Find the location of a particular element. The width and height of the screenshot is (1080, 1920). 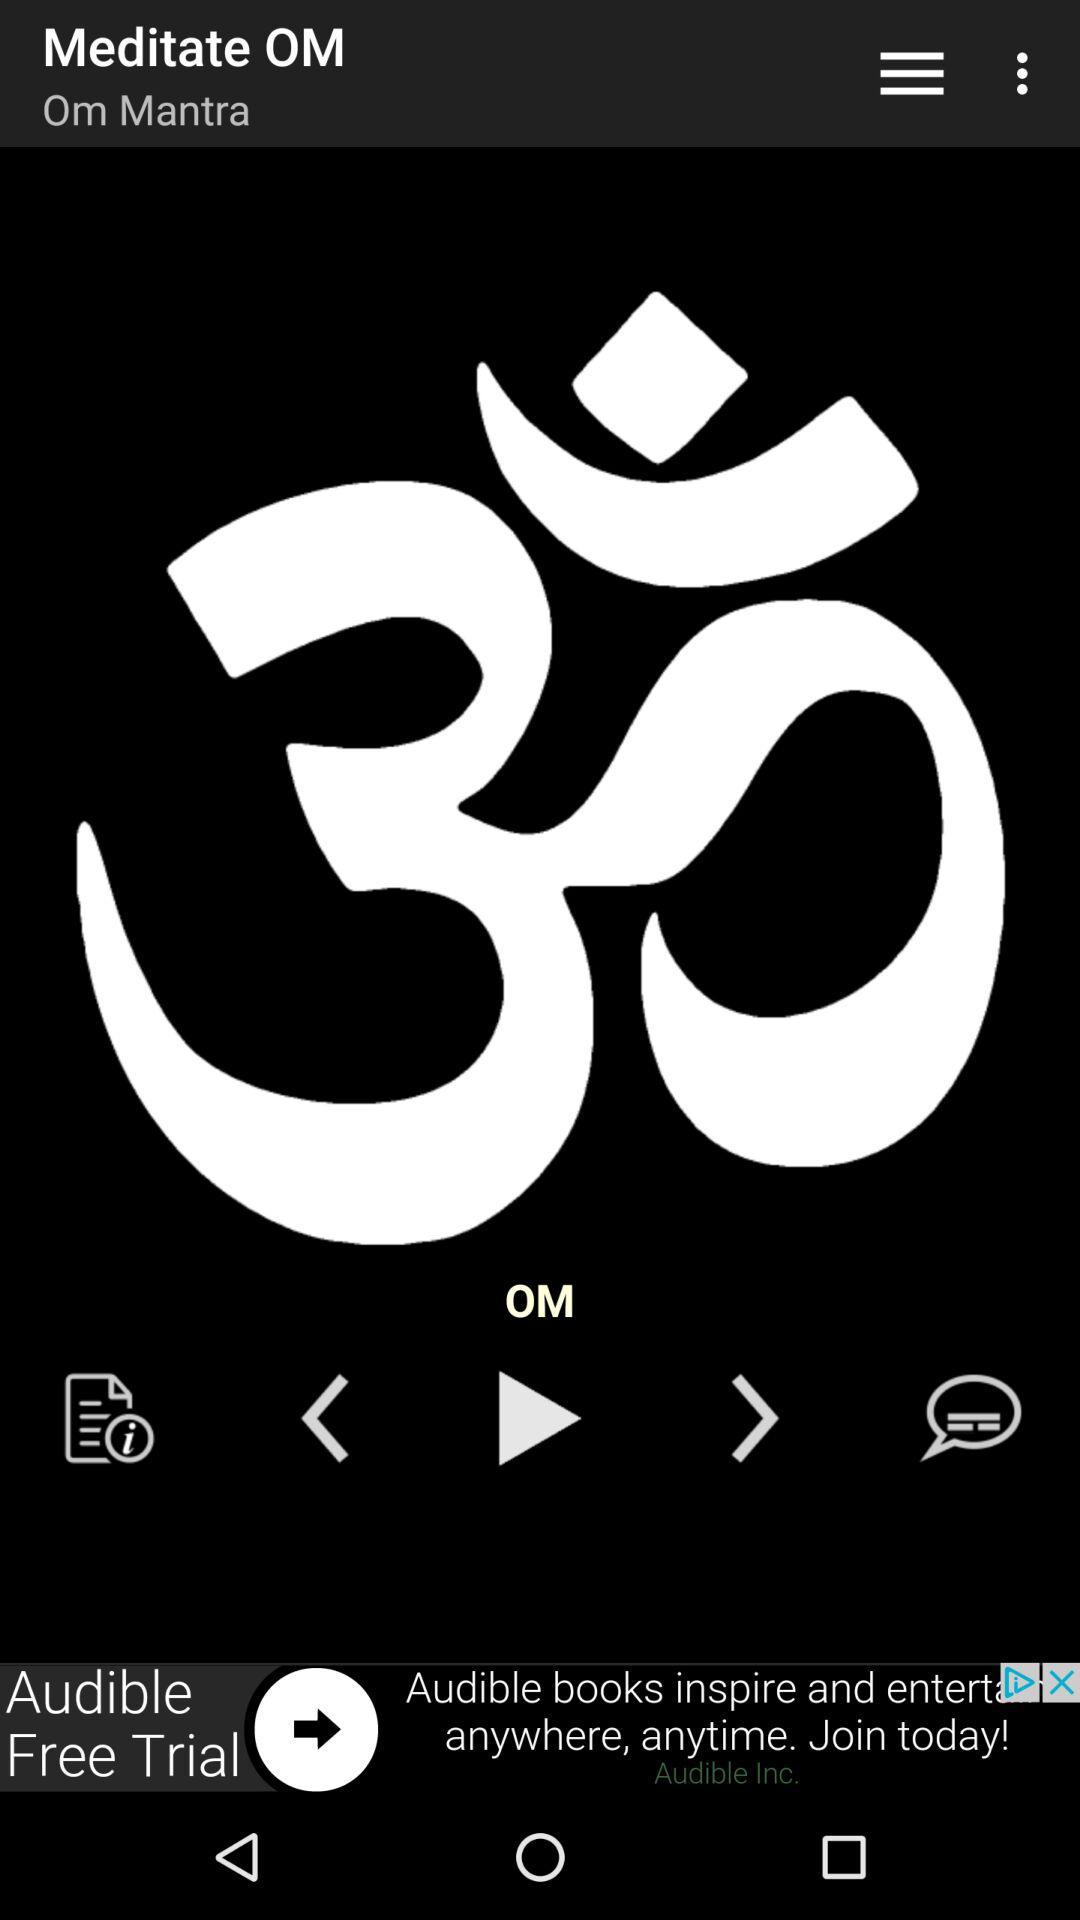

play is located at coordinates (540, 1417).